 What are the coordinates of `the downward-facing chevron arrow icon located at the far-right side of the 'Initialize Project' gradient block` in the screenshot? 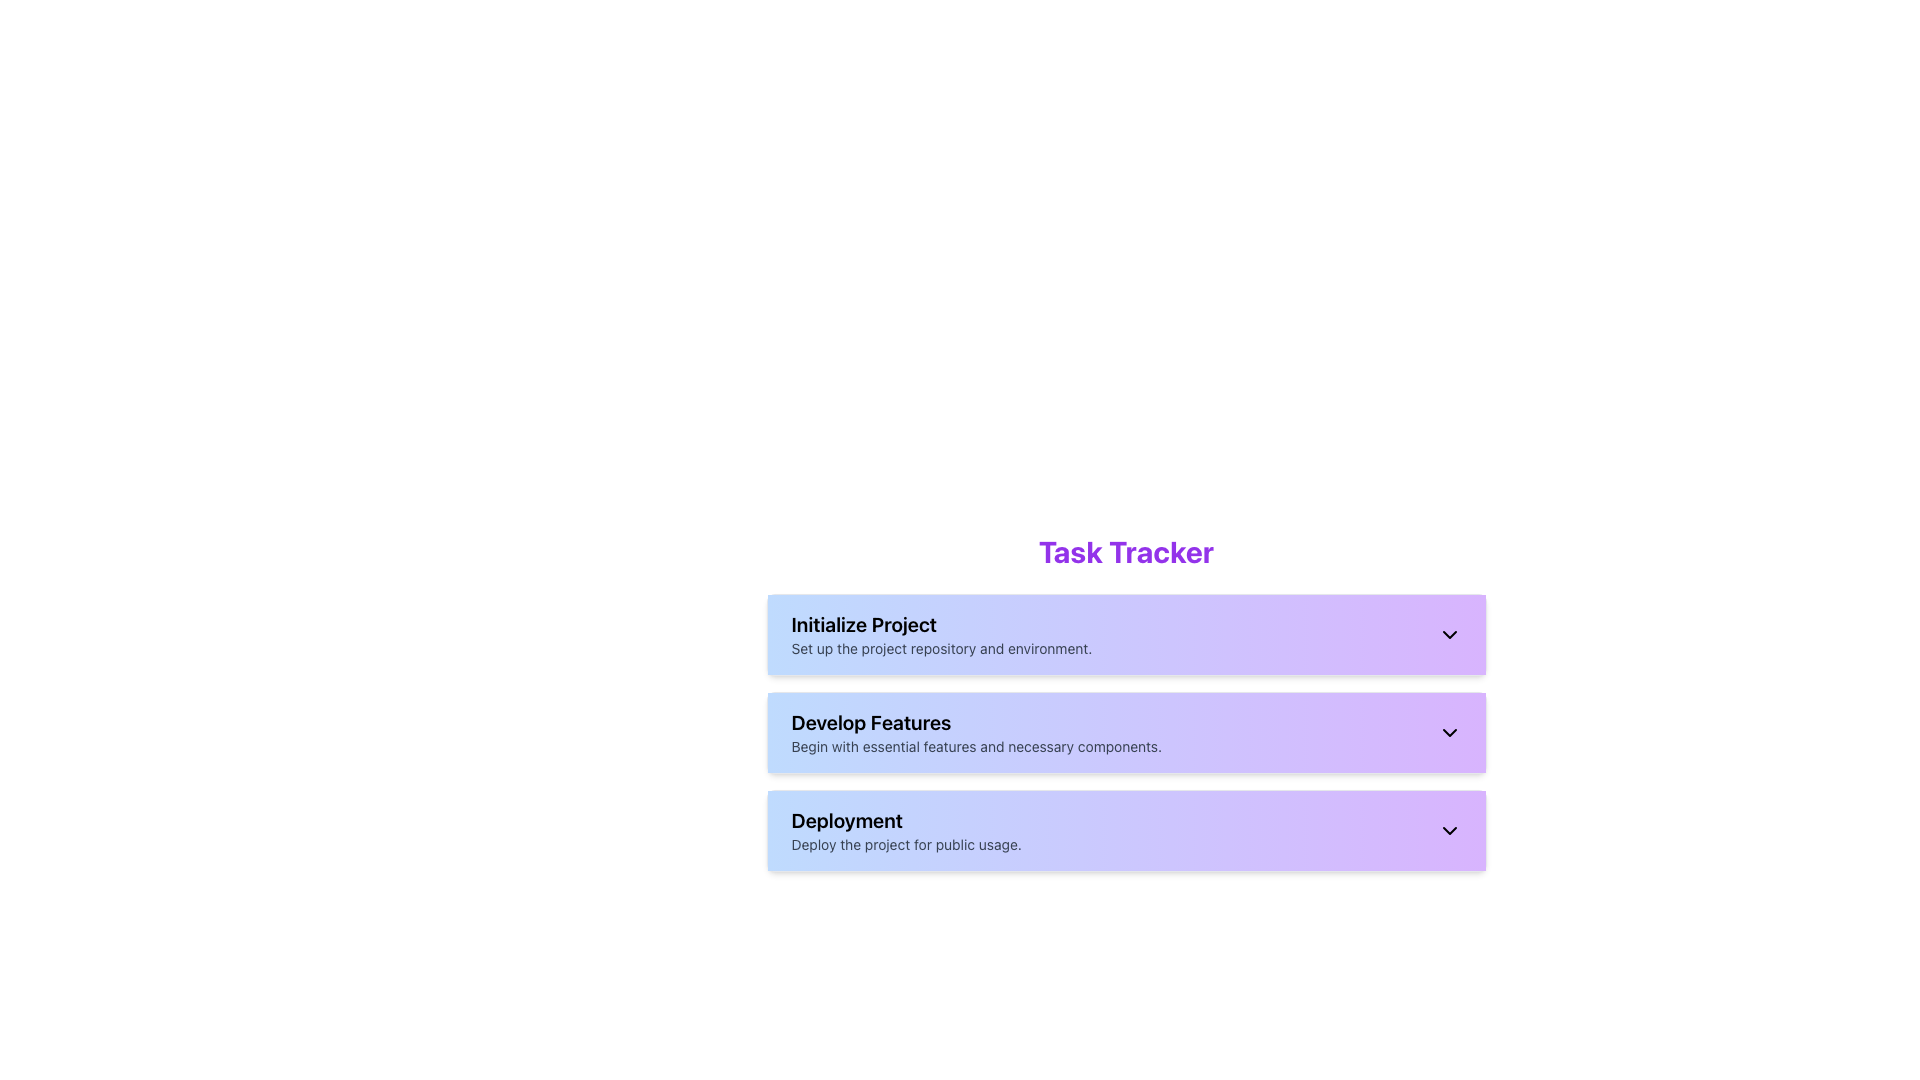 It's located at (1449, 635).